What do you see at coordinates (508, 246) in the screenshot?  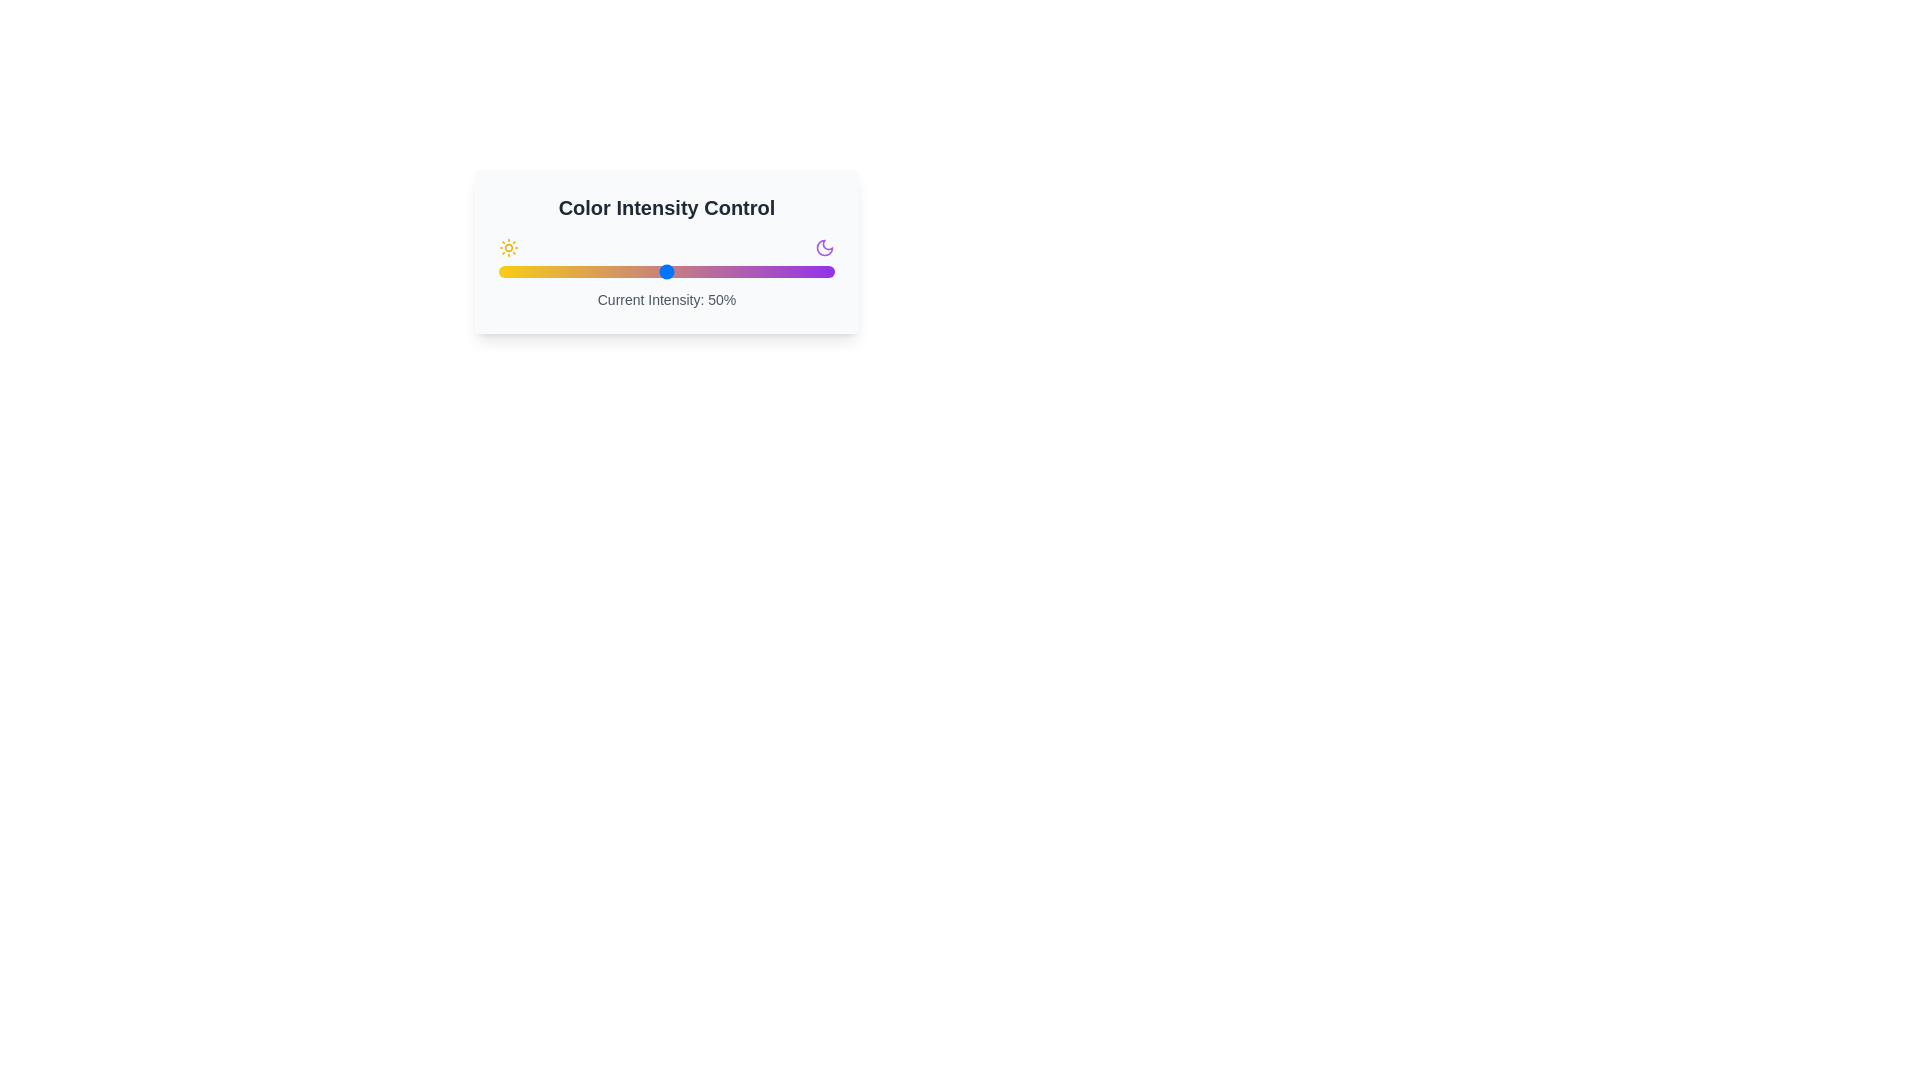 I see `the sun icon to select it` at bounding box center [508, 246].